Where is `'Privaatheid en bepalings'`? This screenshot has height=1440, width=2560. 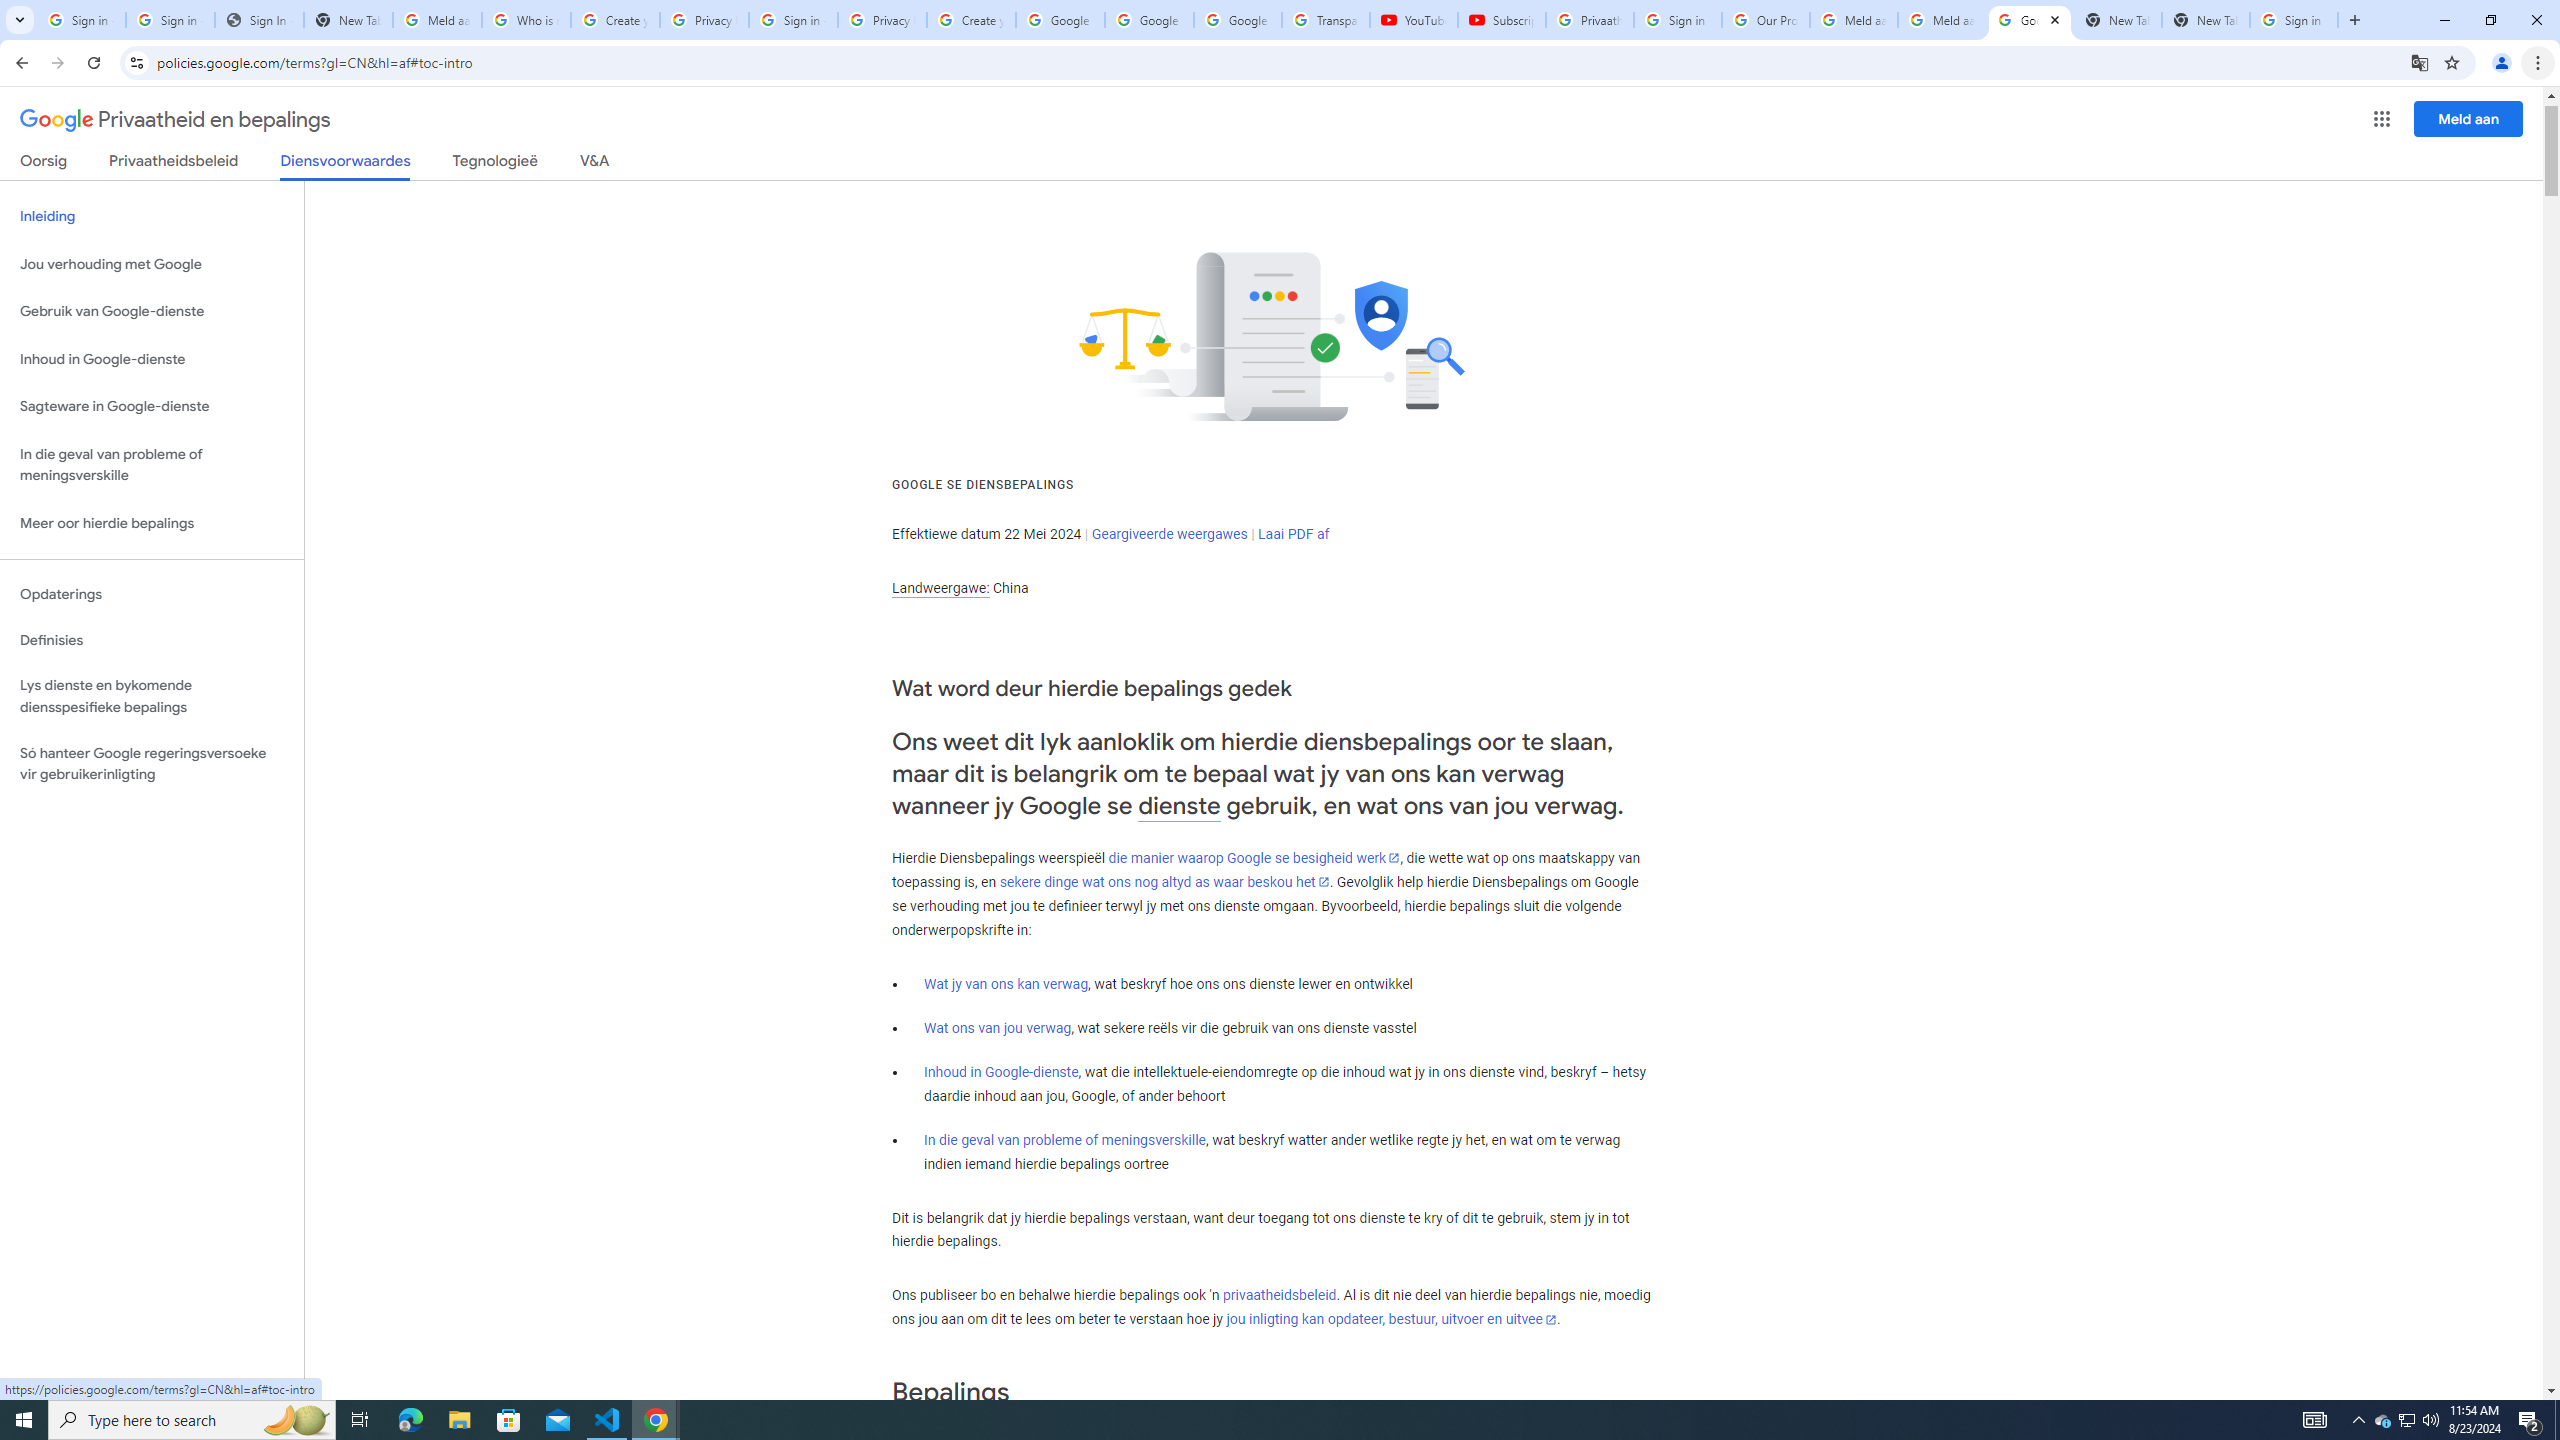 'Privaatheid en bepalings' is located at coordinates (175, 119).